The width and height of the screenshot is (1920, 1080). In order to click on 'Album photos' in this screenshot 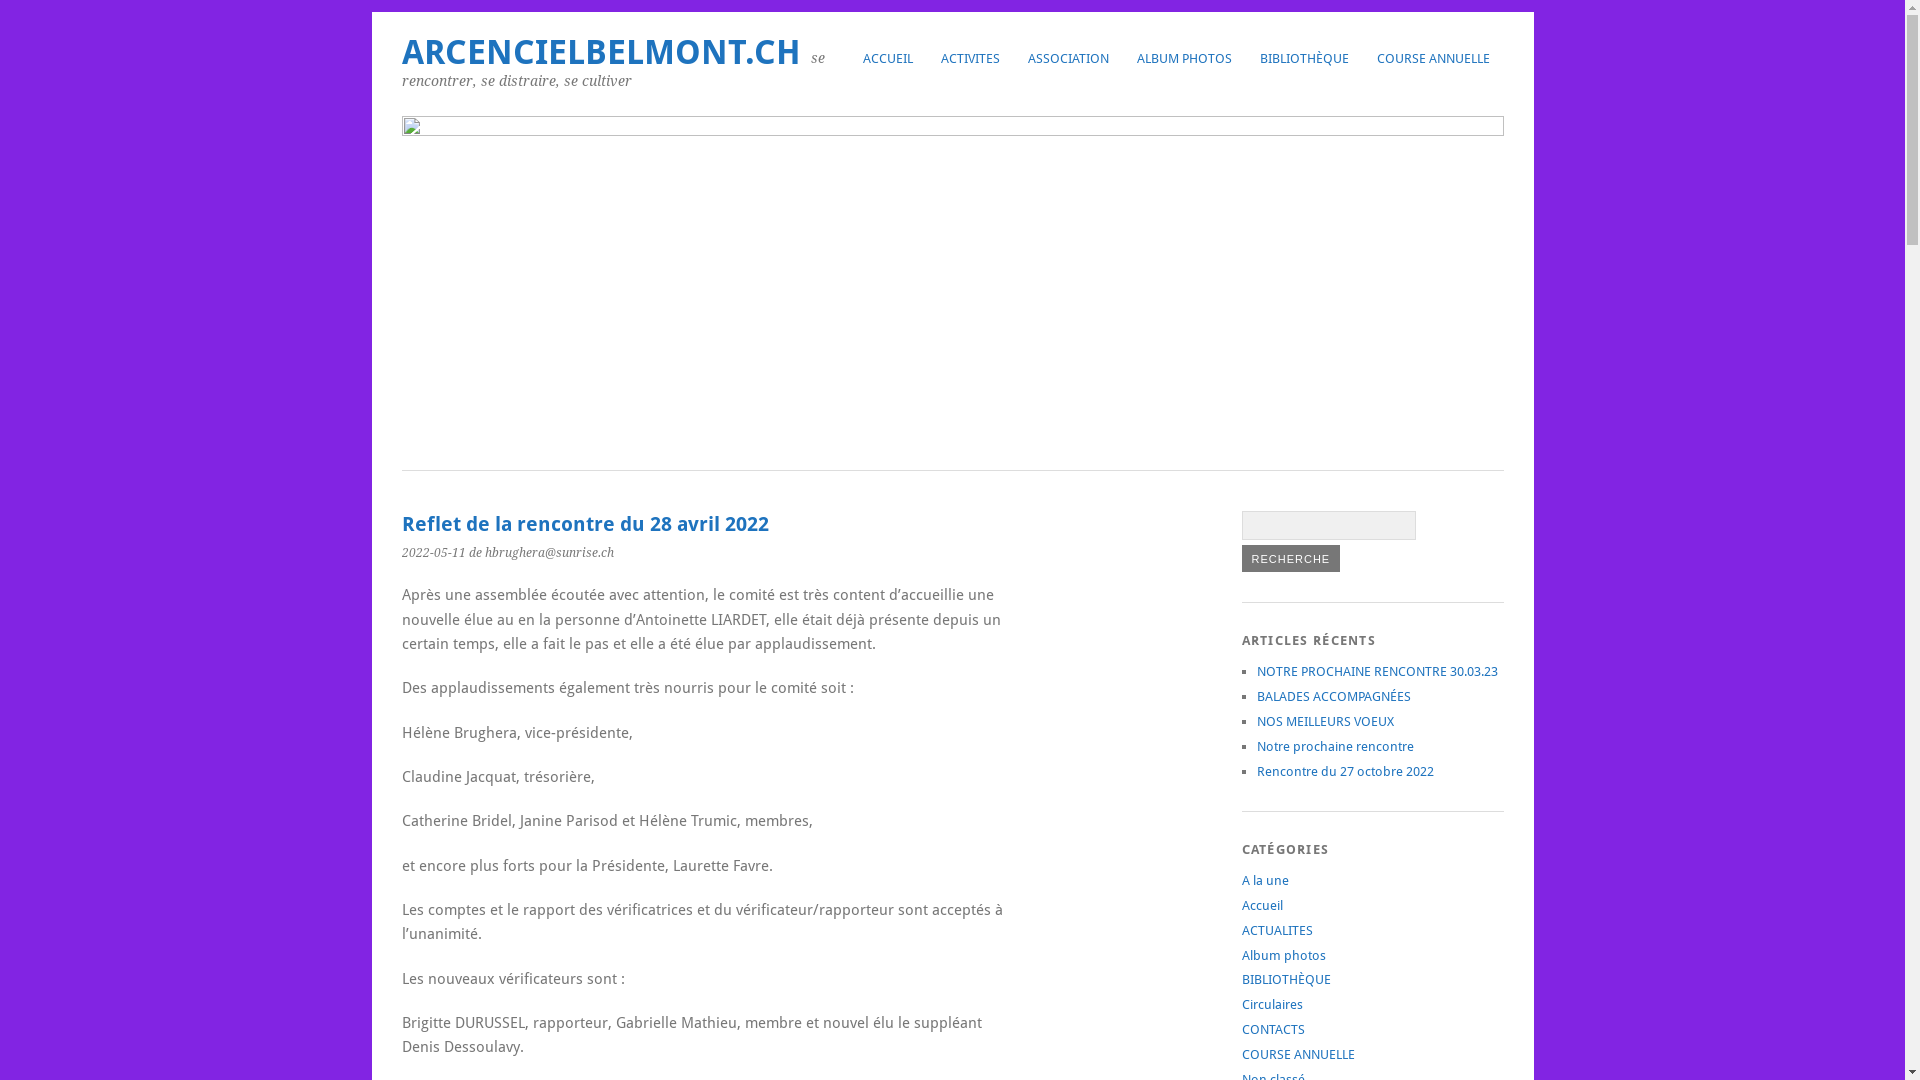, I will do `click(1283, 954)`.